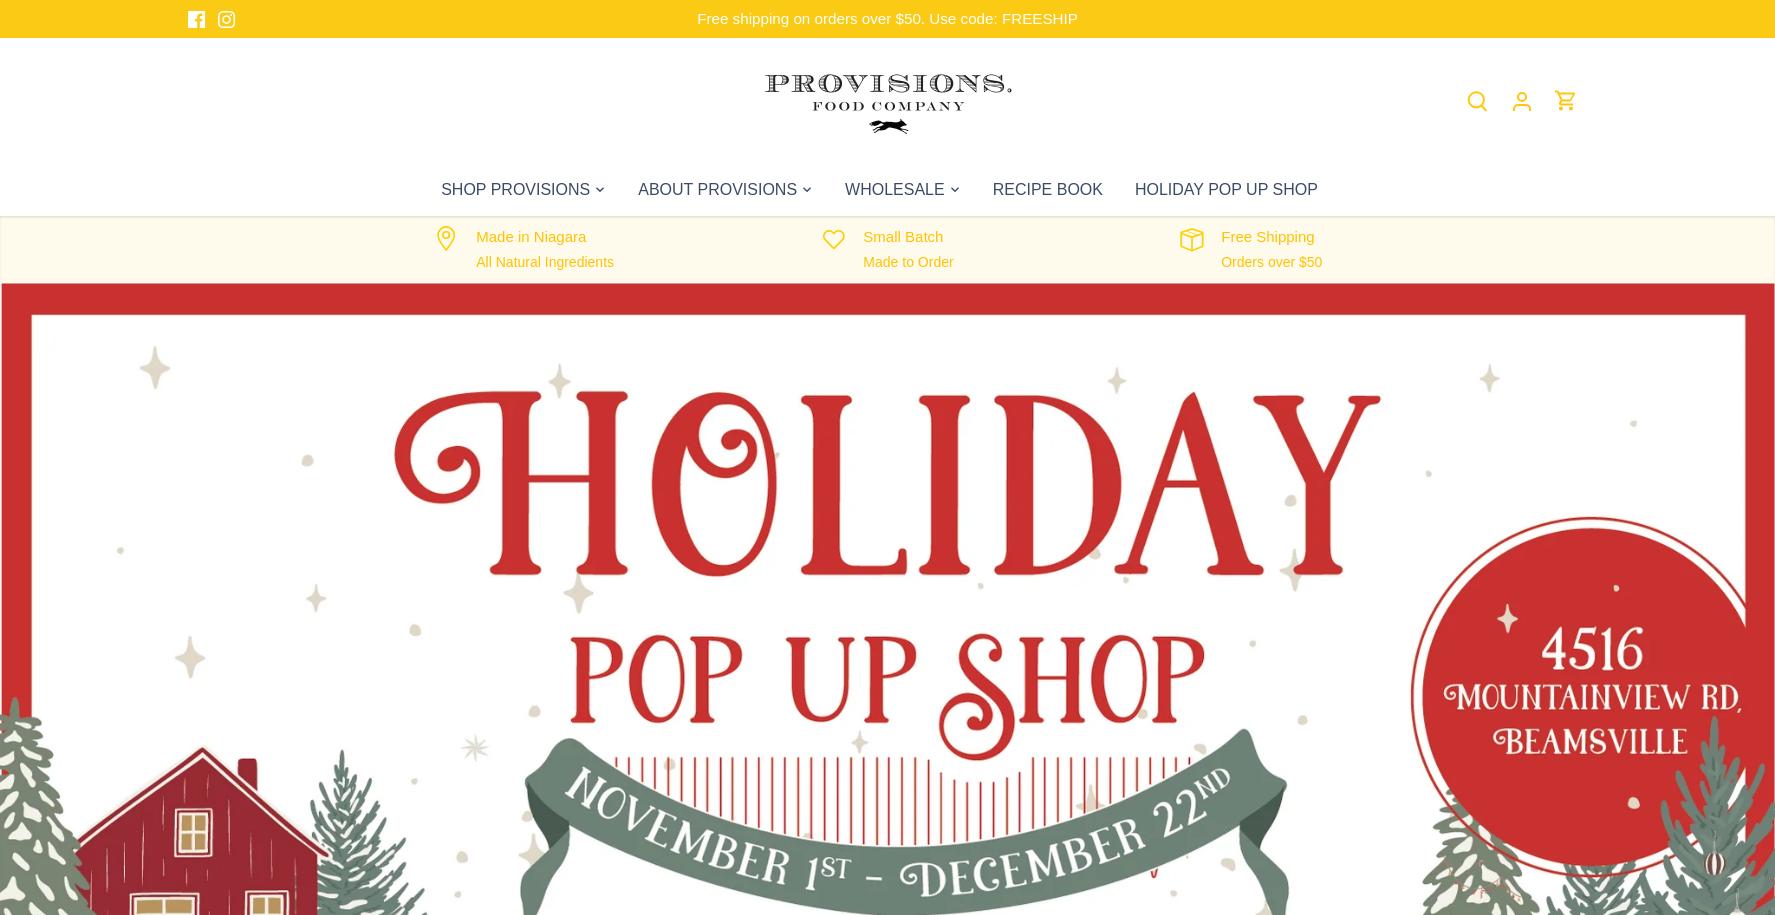 The height and width of the screenshot is (915, 1775). What do you see at coordinates (862, 235) in the screenshot?
I see `'Small Batch'` at bounding box center [862, 235].